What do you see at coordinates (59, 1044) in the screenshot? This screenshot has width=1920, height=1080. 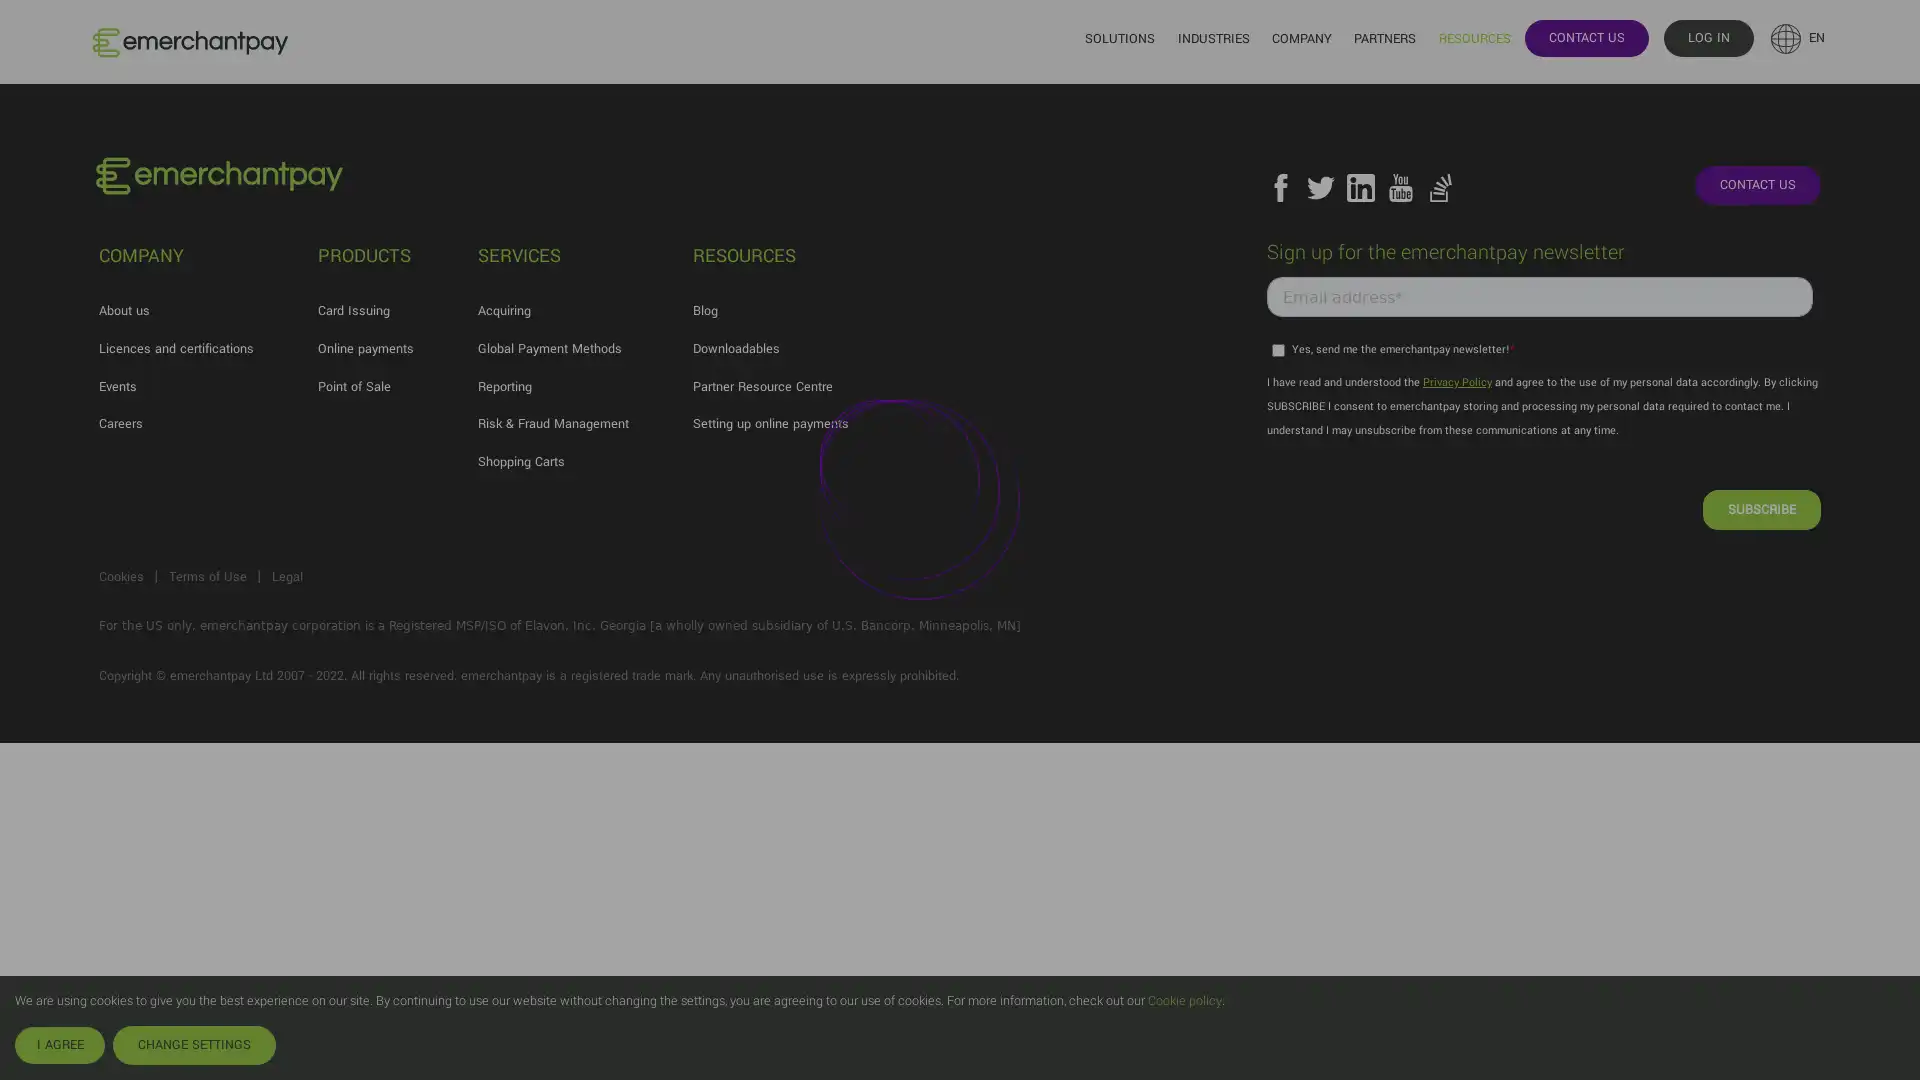 I see `I AGREE` at bounding box center [59, 1044].